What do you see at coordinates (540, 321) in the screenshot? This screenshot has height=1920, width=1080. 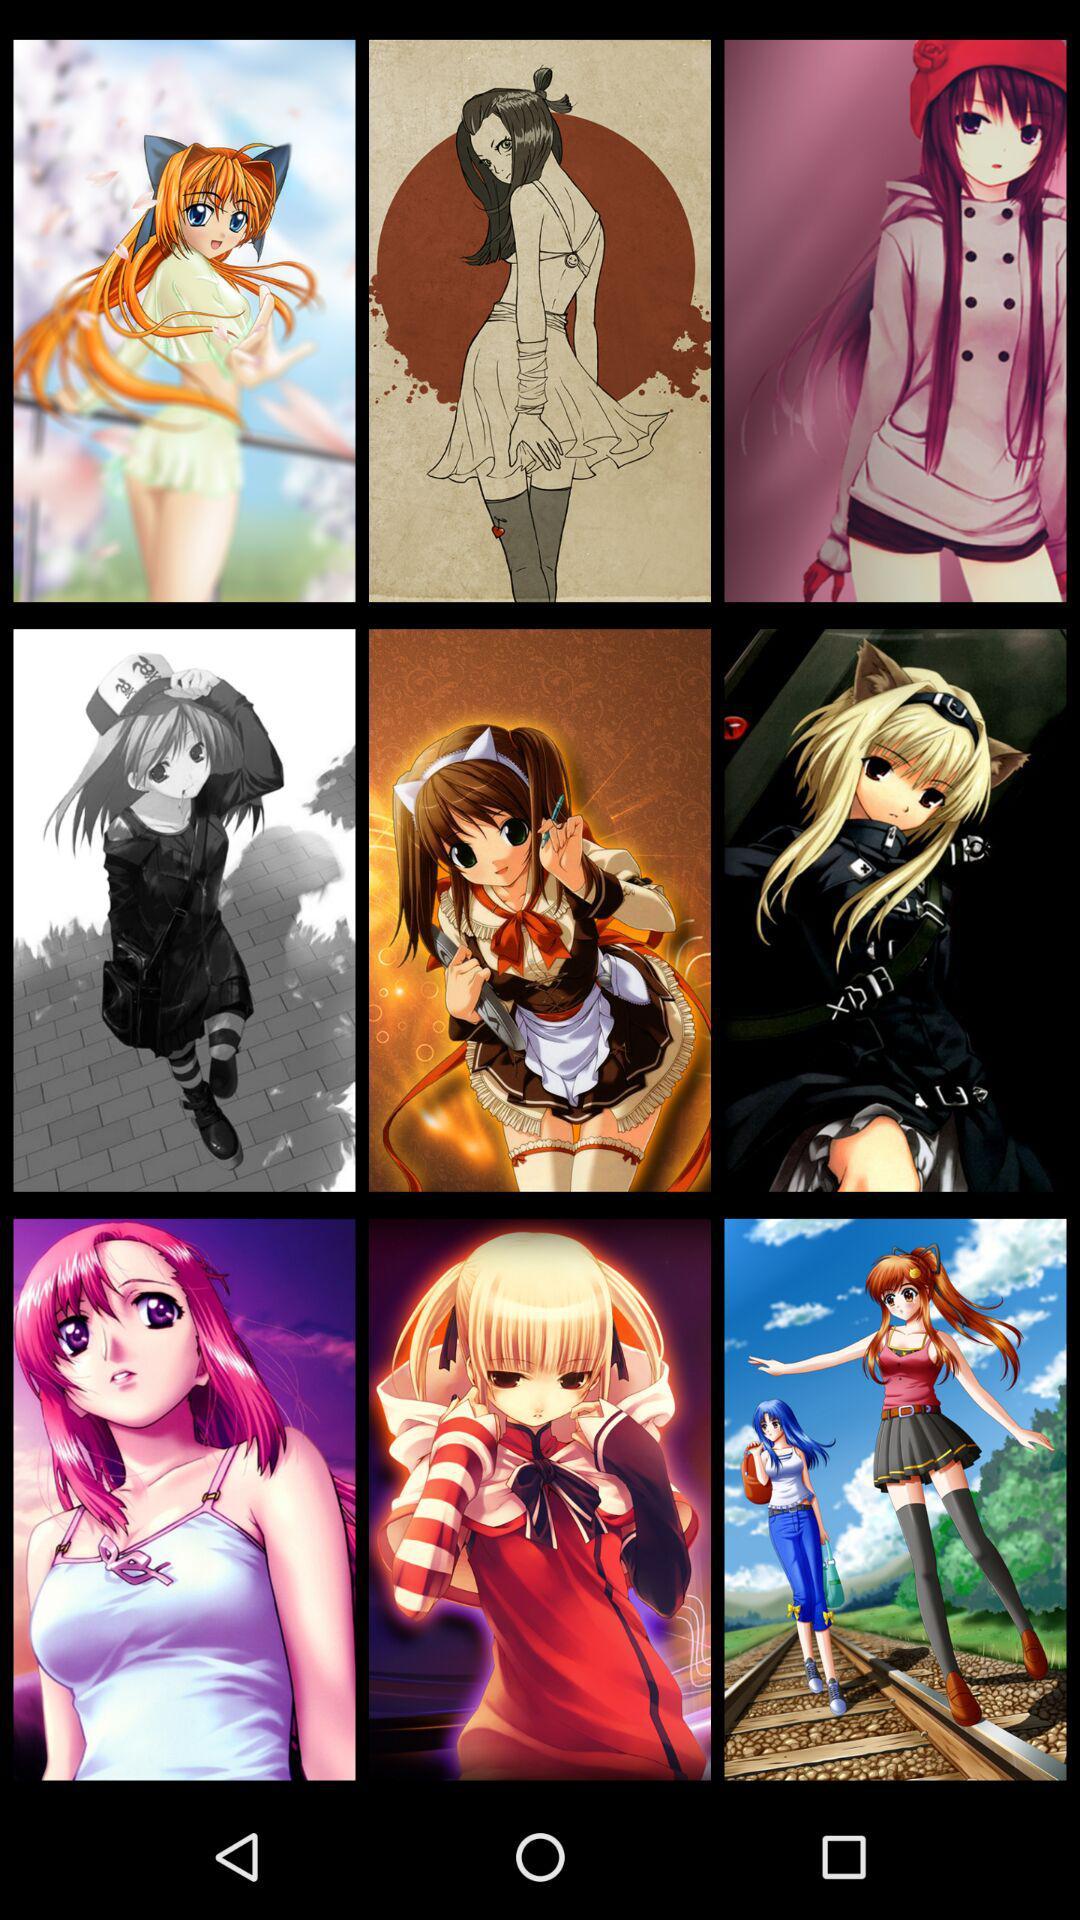 I see `item at the top` at bounding box center [540, 321].